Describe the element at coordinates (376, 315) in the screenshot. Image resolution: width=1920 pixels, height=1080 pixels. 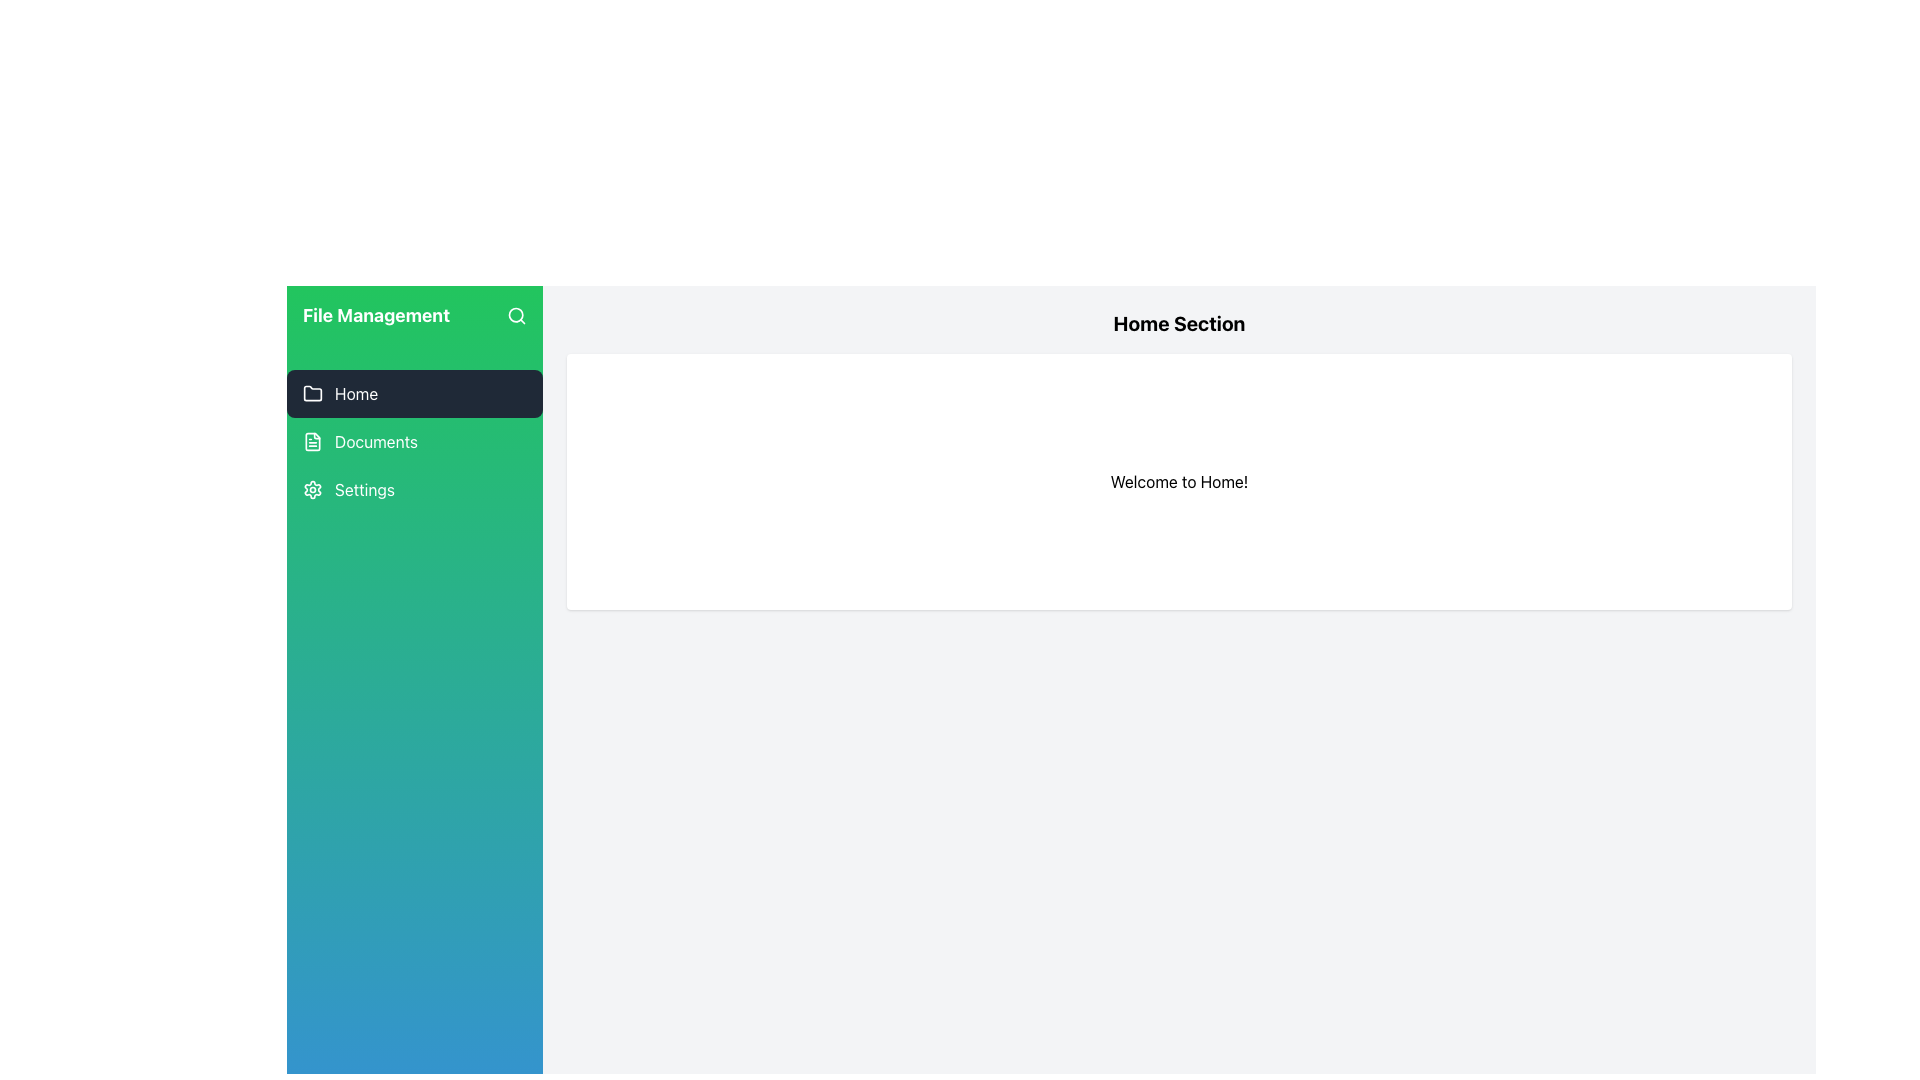
I see `the 'File Management' text label located at the top of the green sidebar, positioned left of the search icon` at that location.